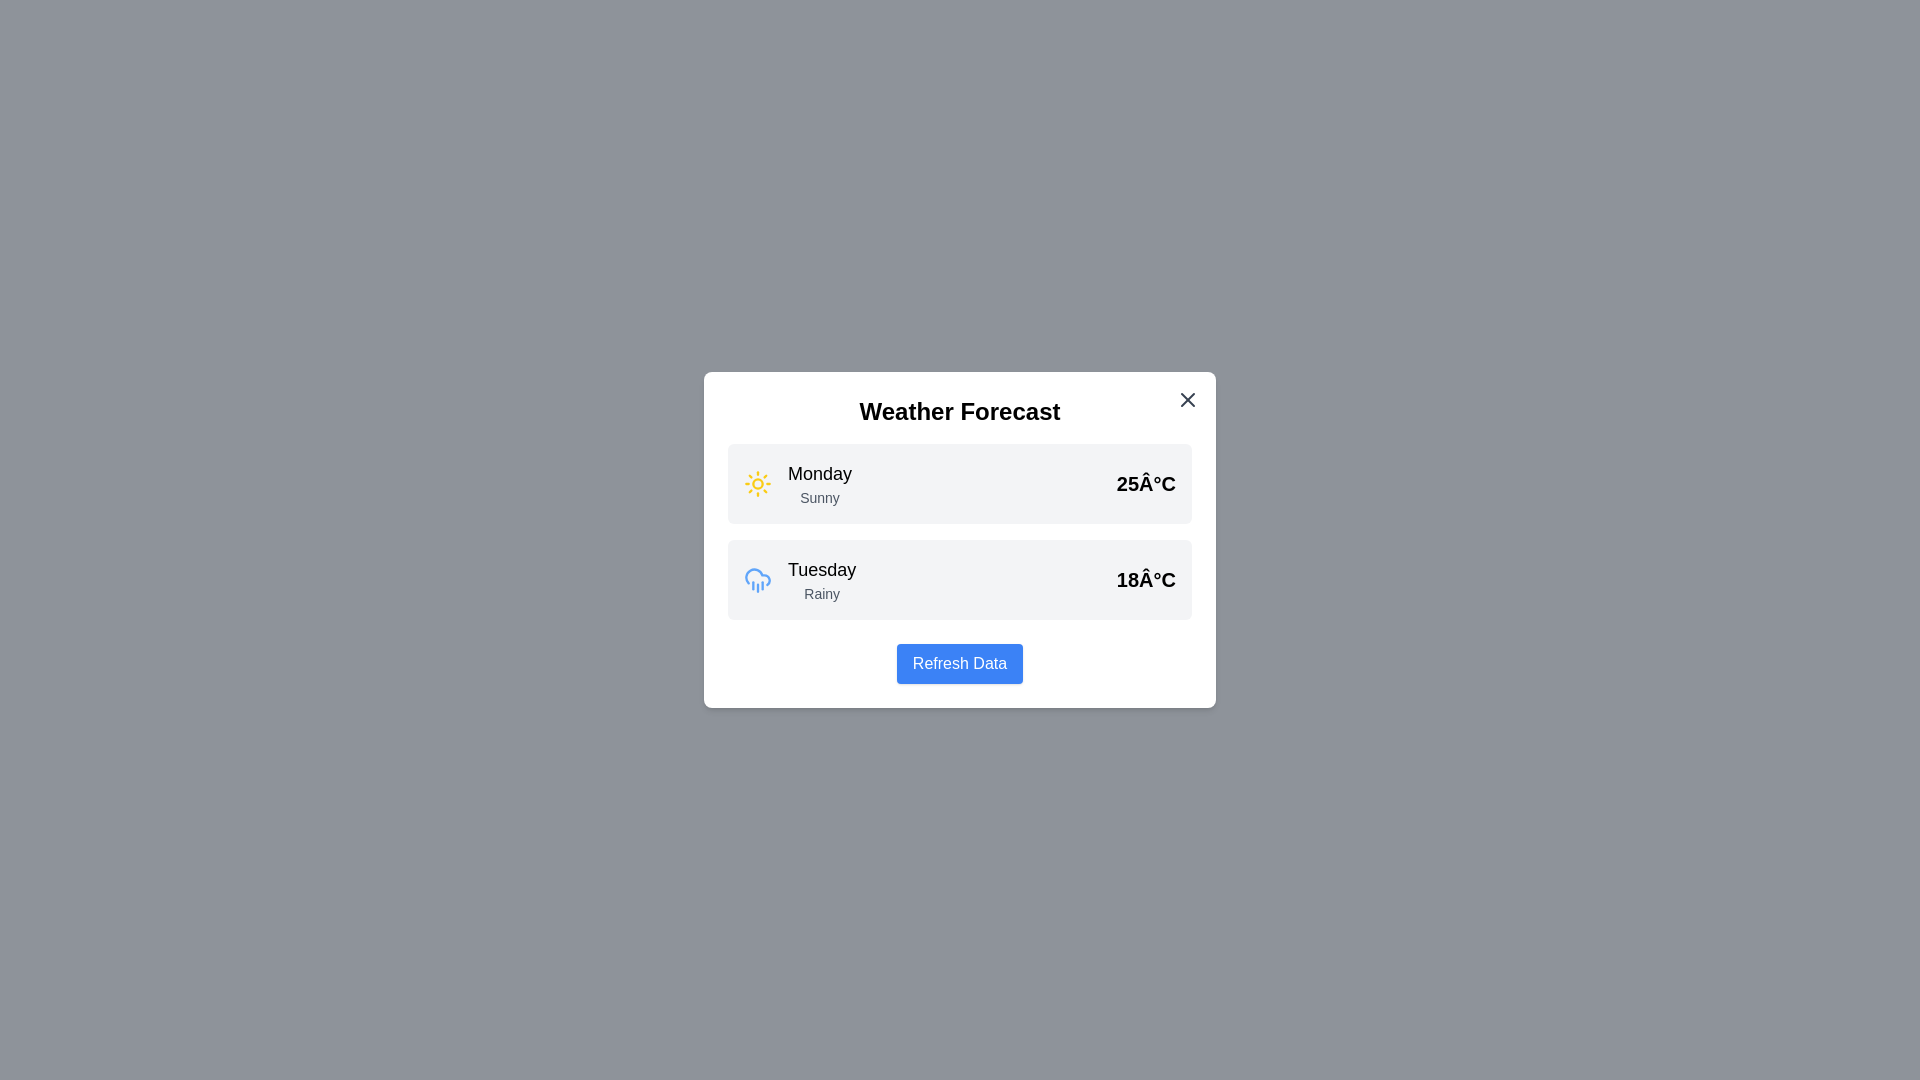  What do you see at coordinates (757, 579) in the screenshot?
I see `the blue cloud and raindrop icon representing rainy weather, which is situated to the left of the text 'Tuesday' and 'Rainy' in the Tuesday weather forecast section` at bounding box center [757, 579].